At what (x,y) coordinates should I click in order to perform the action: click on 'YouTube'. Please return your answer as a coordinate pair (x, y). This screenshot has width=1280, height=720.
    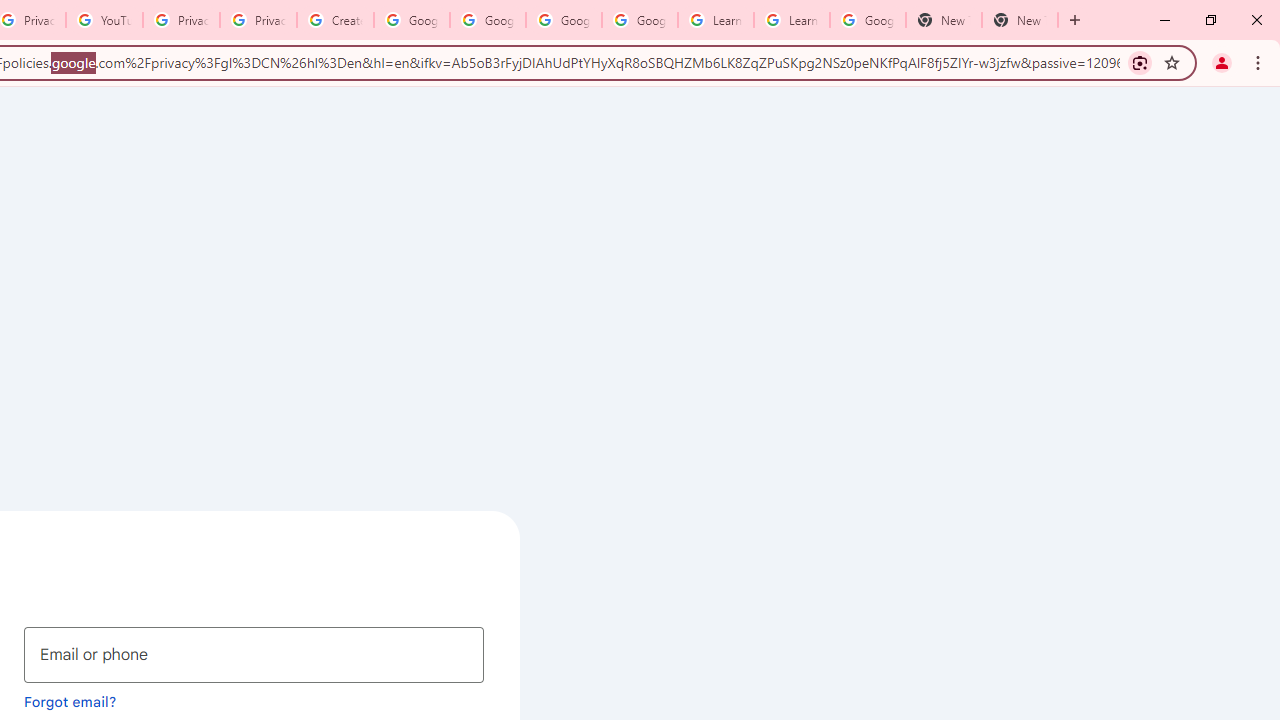
    Looking at the image, I should click on (103, 20).